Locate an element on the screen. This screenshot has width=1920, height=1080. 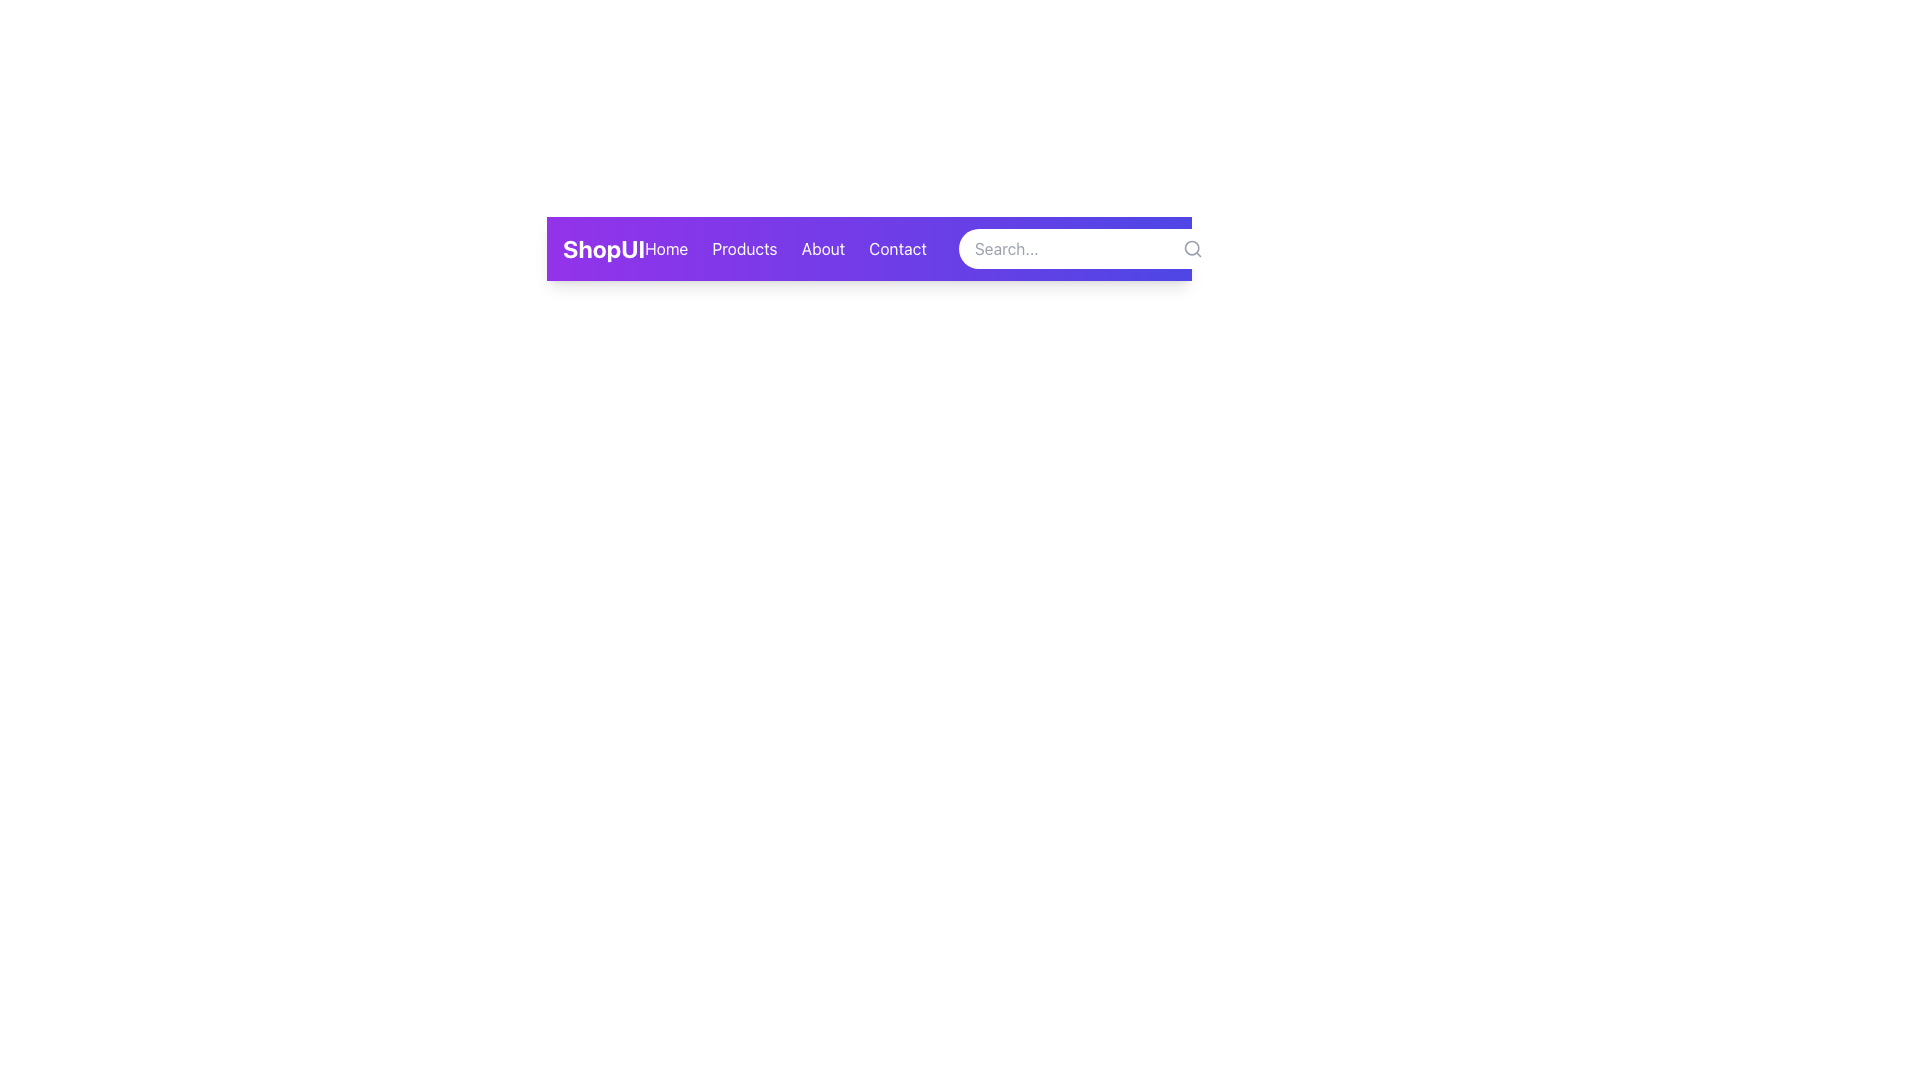
the fourth hyperlink in the horizontal navigation bar is located at coordinates (896, 248).